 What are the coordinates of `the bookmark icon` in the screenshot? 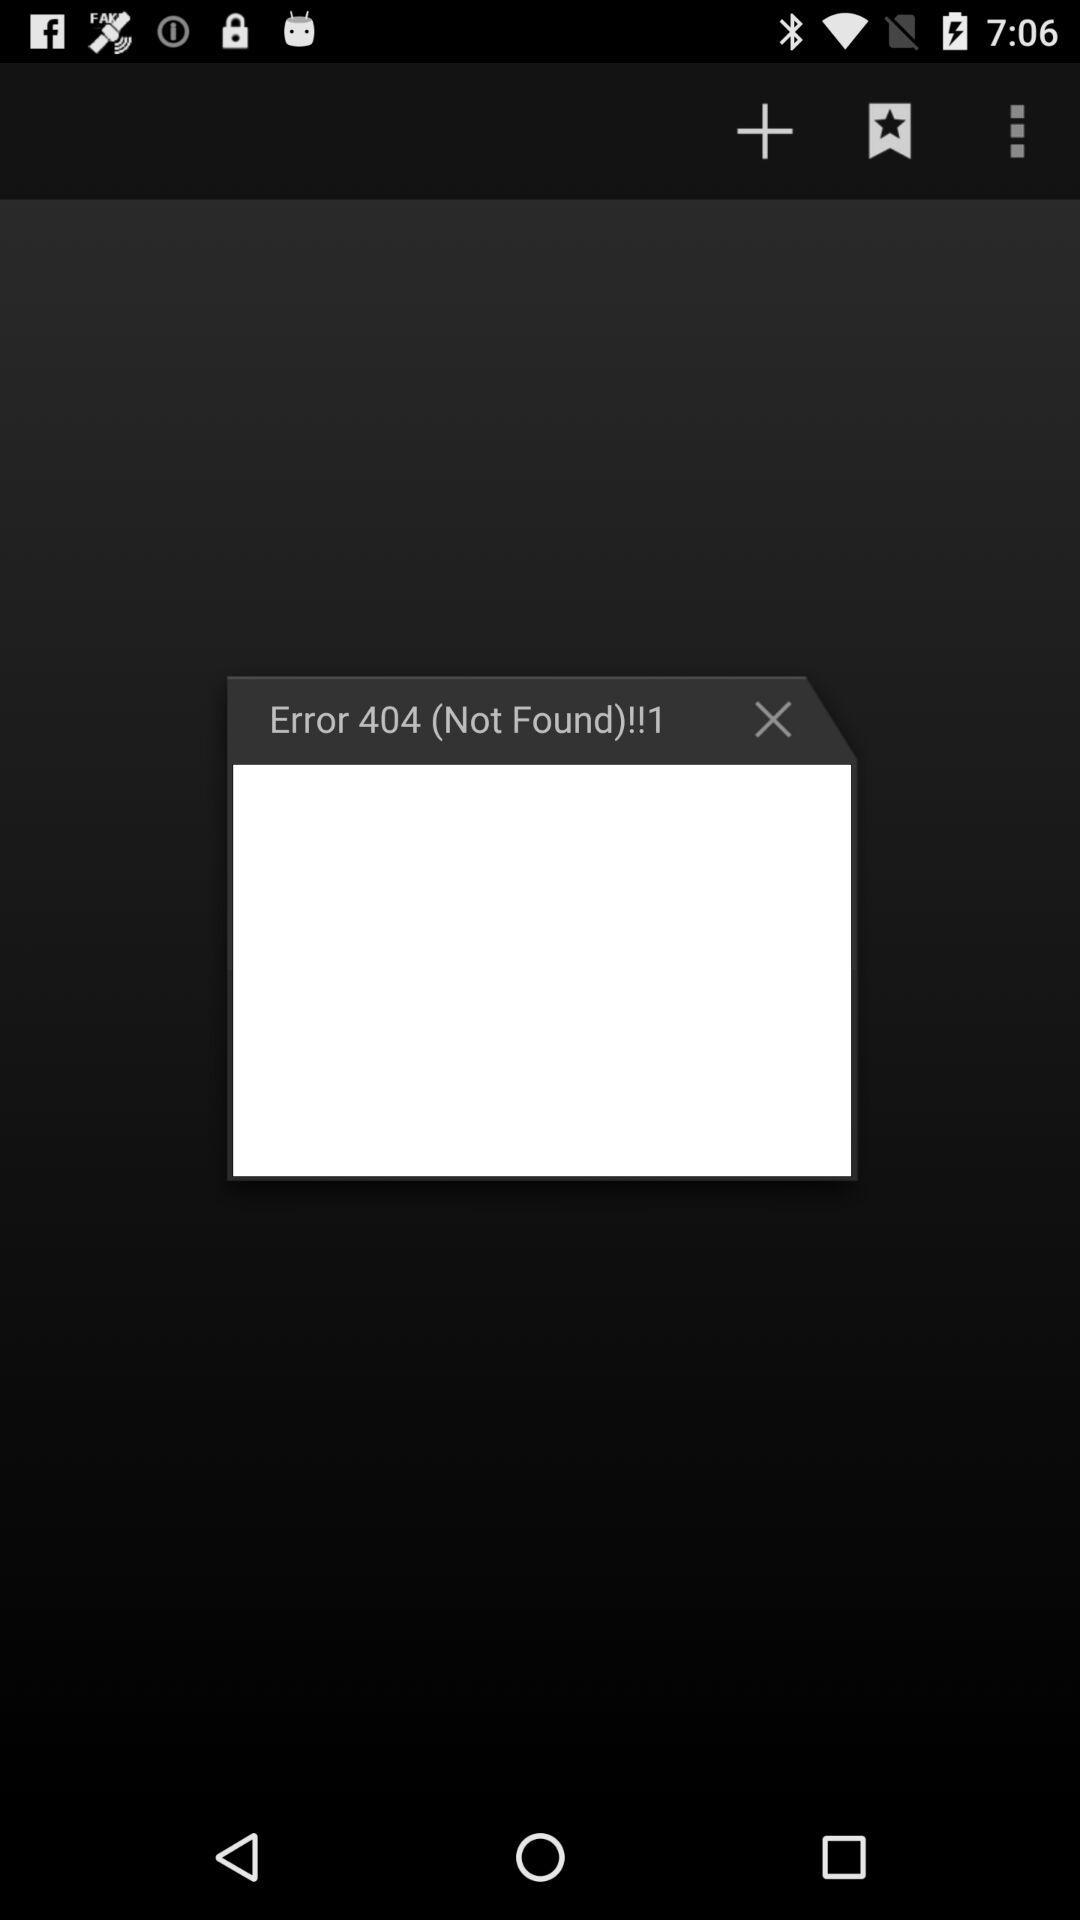 It's located at (890, 139).